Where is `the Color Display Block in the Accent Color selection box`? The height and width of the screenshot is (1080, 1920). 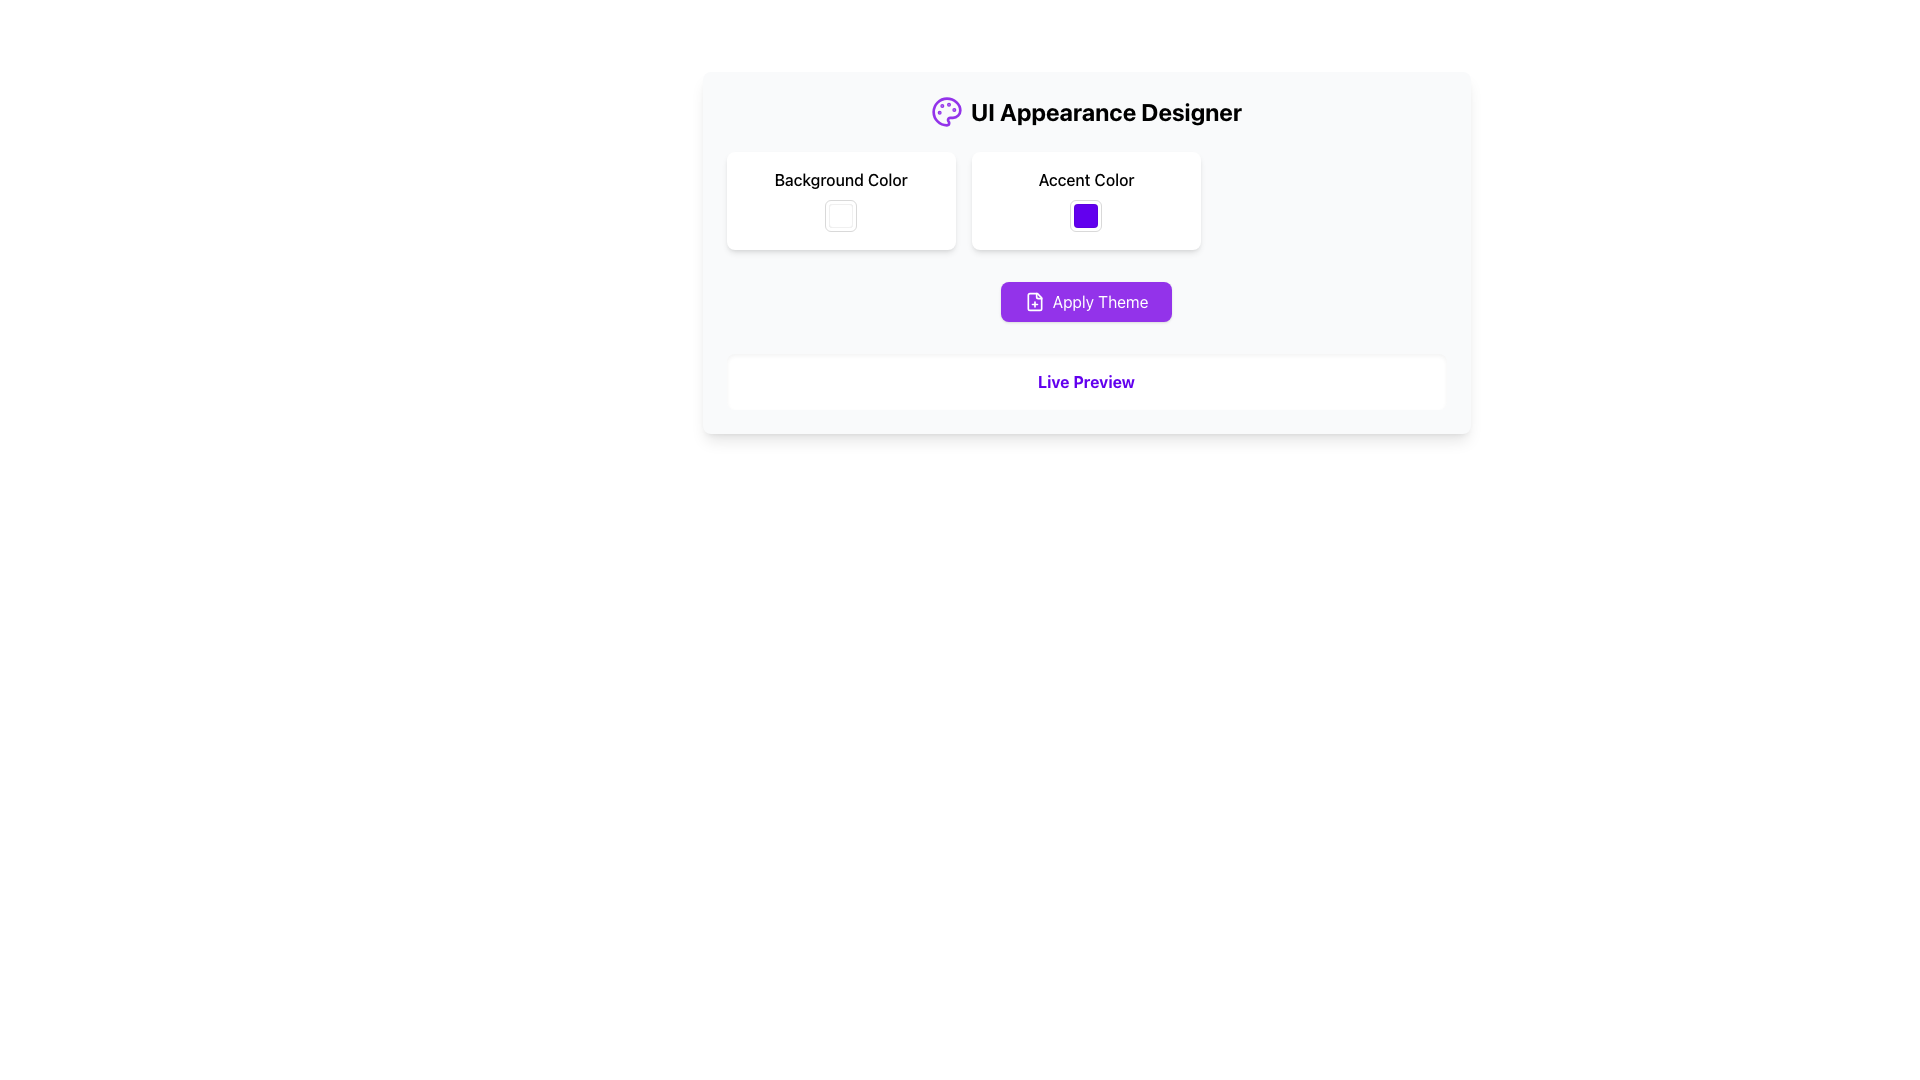
the Color Display Block in the Accent Color selection box is located at coordinates (1085, 216).